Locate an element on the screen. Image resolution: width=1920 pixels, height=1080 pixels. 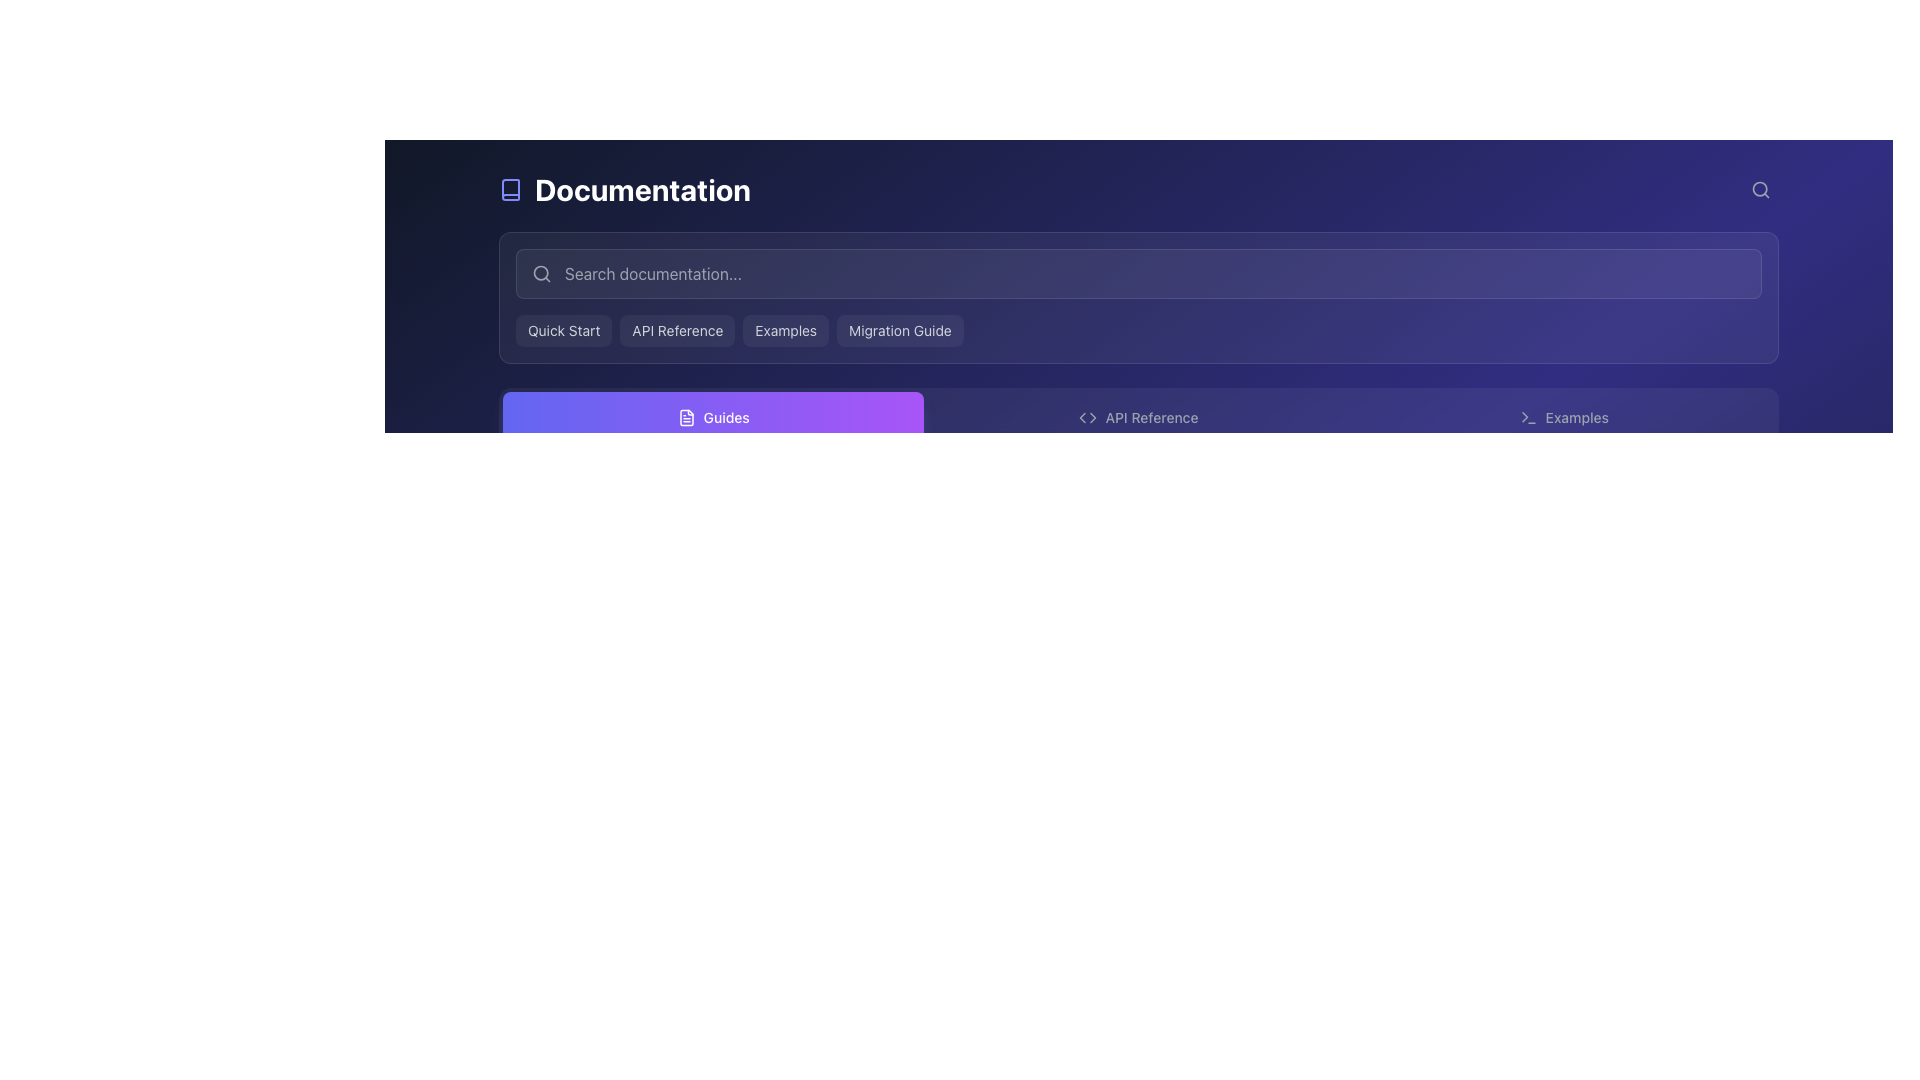
the second button in a horizontal row of three buttons to activate the hover effects is located at coordinates (1138, 416).